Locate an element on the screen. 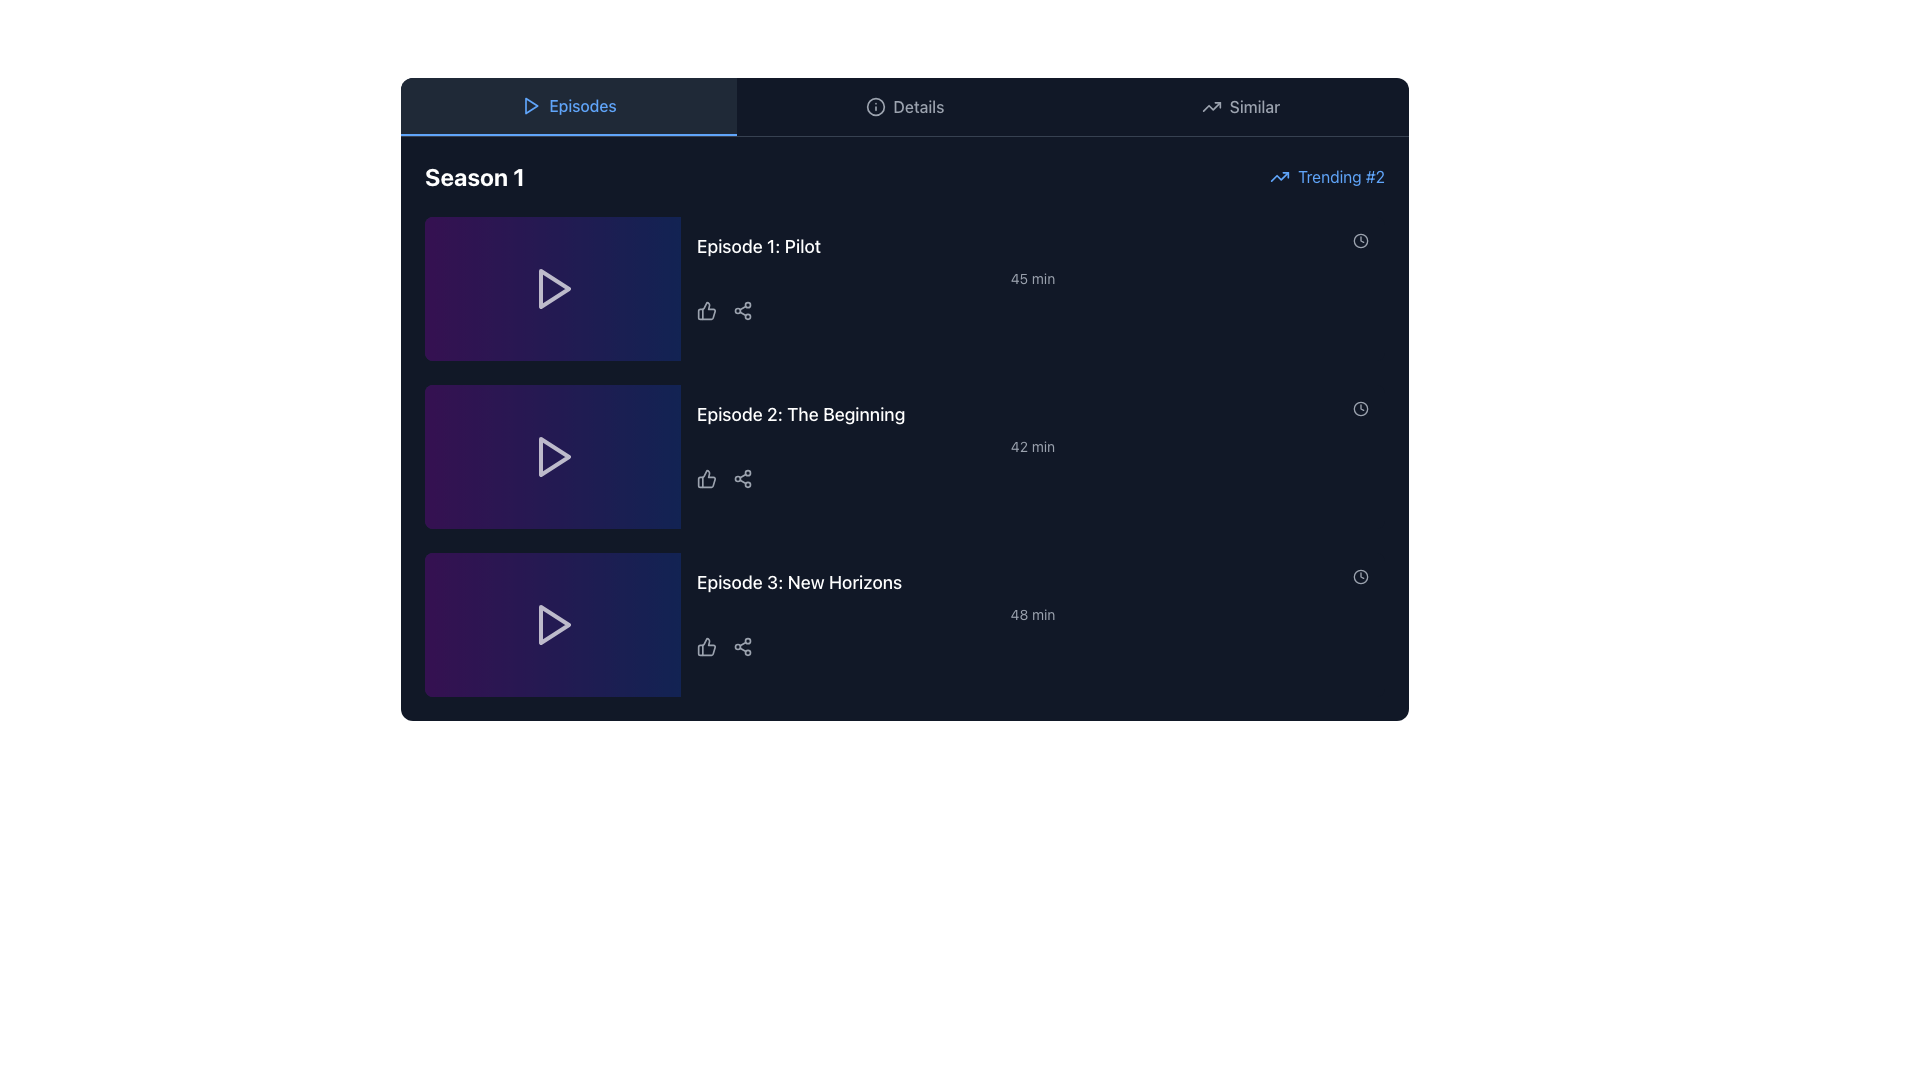 The height and width of the screenshot is (1080, 1920). the circular gray clock icon located to the far right of the 'Episode 2: The Beginning' label is located at coordinates (1360, 407).